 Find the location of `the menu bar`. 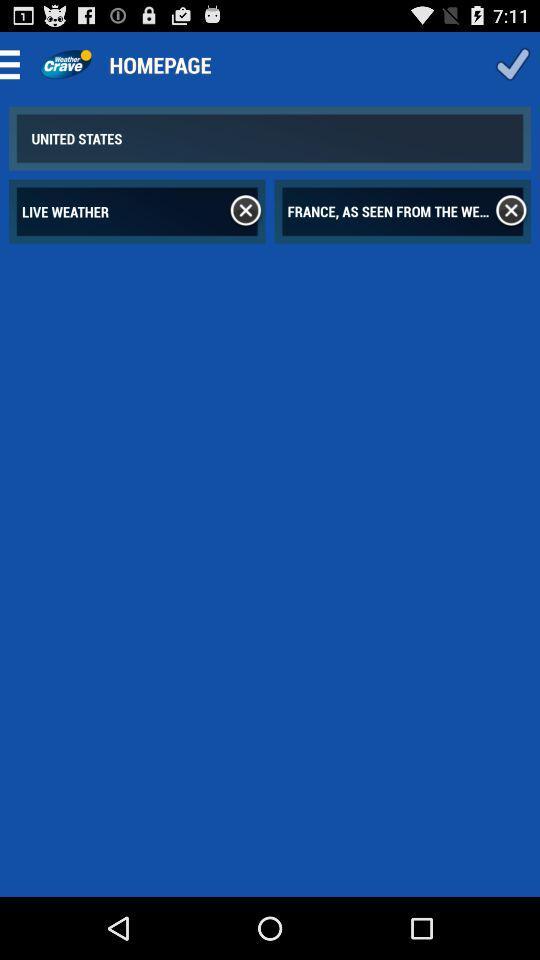

the menu bar is located at coordinates (15, 64).